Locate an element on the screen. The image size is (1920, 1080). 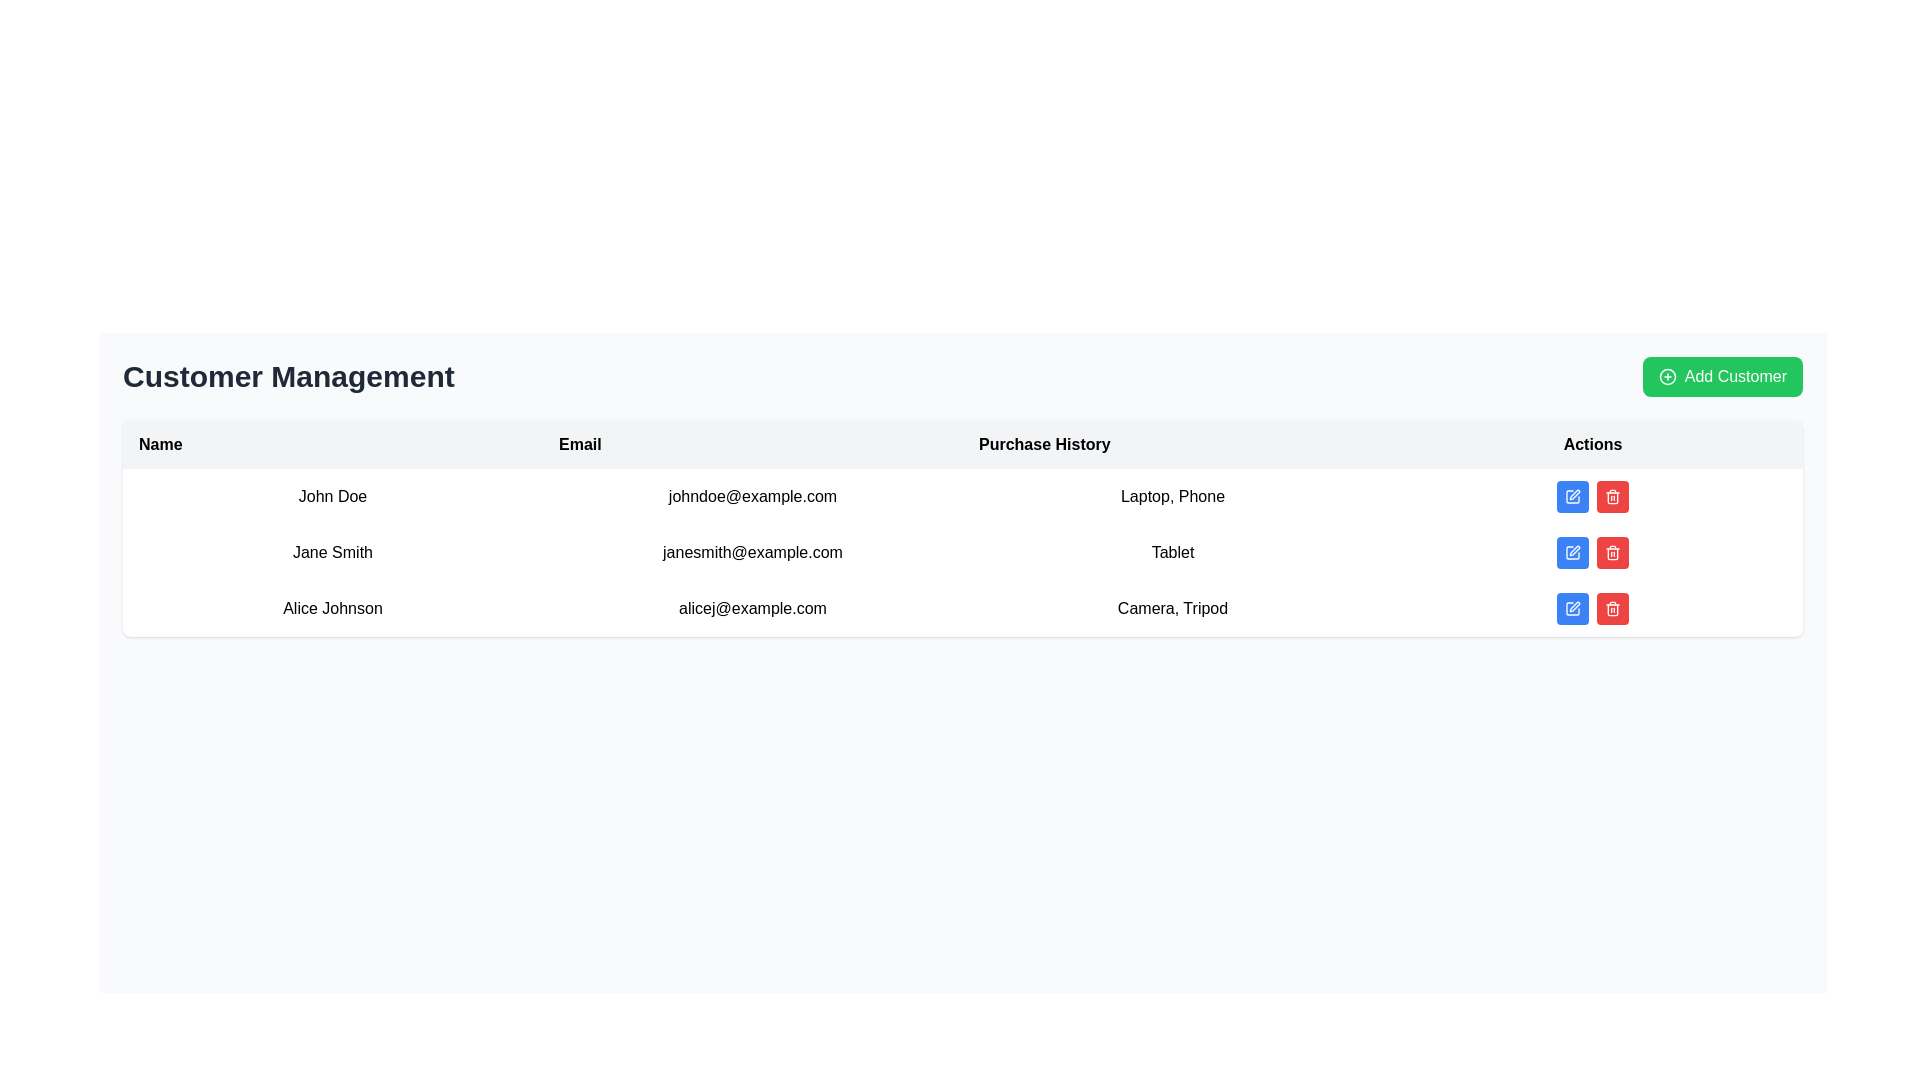
the trash icon located in the 'Actions' column of the table, which is associated with the user 'Alice Johnson', to initiate a delete action is located at coordinates (1612, 608).